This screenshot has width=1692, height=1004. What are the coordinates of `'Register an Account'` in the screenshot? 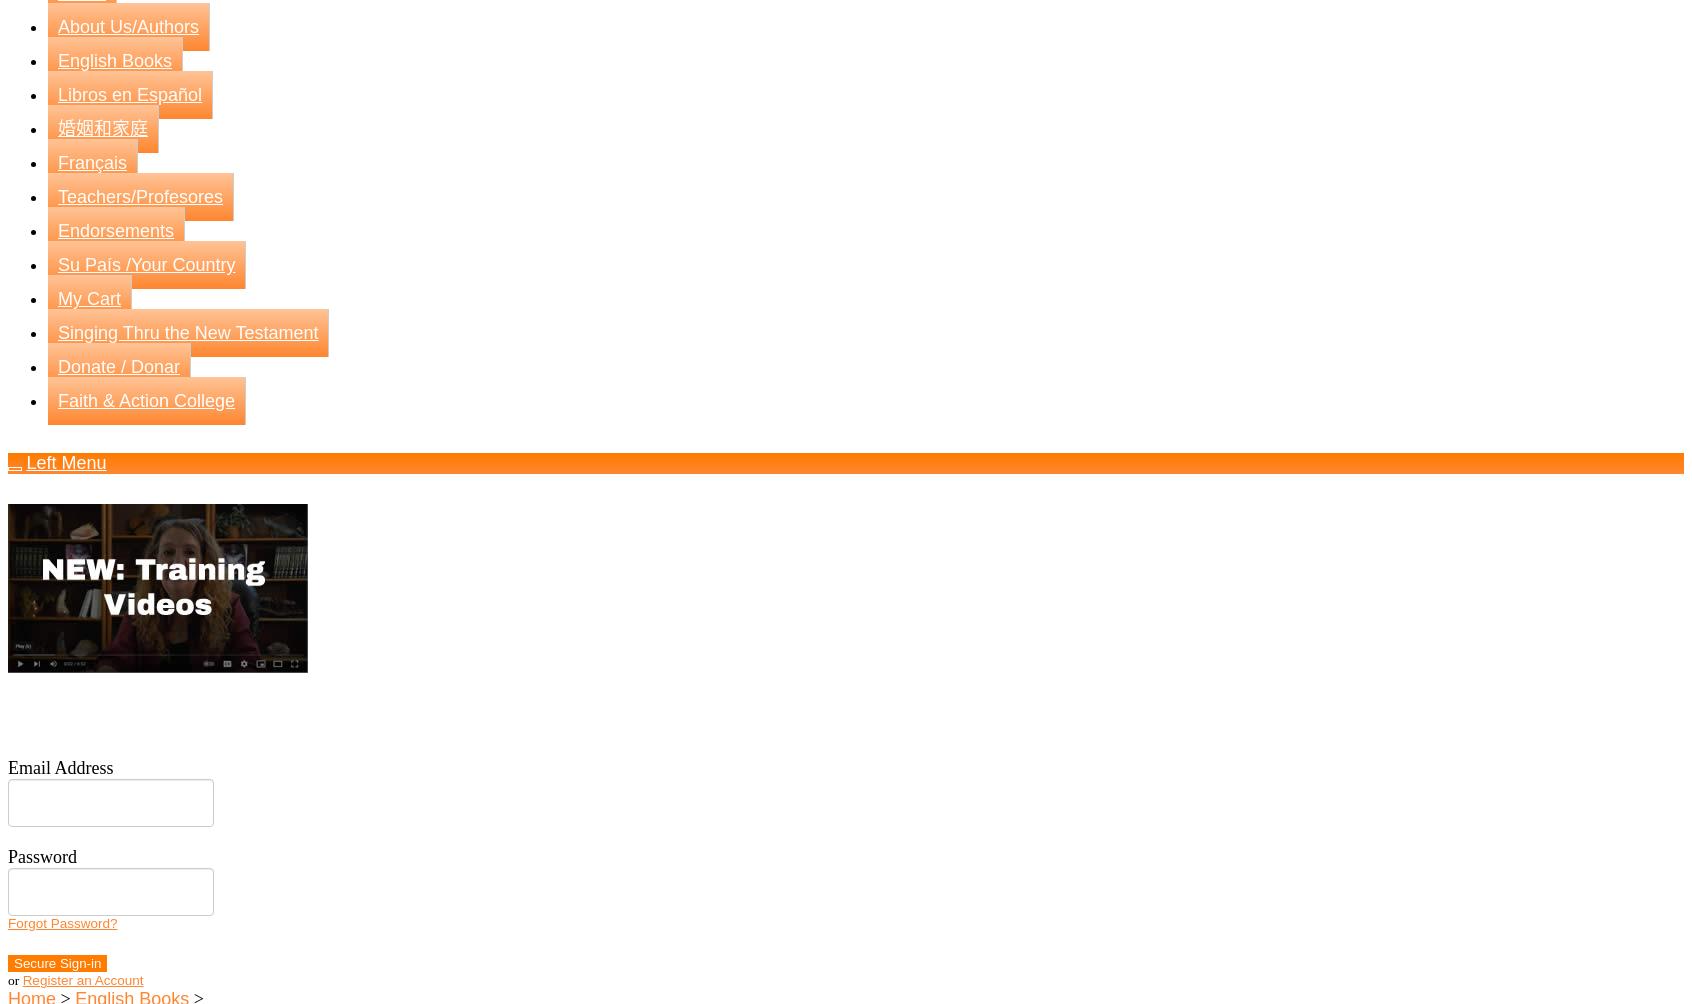 It's located at (82, 979).